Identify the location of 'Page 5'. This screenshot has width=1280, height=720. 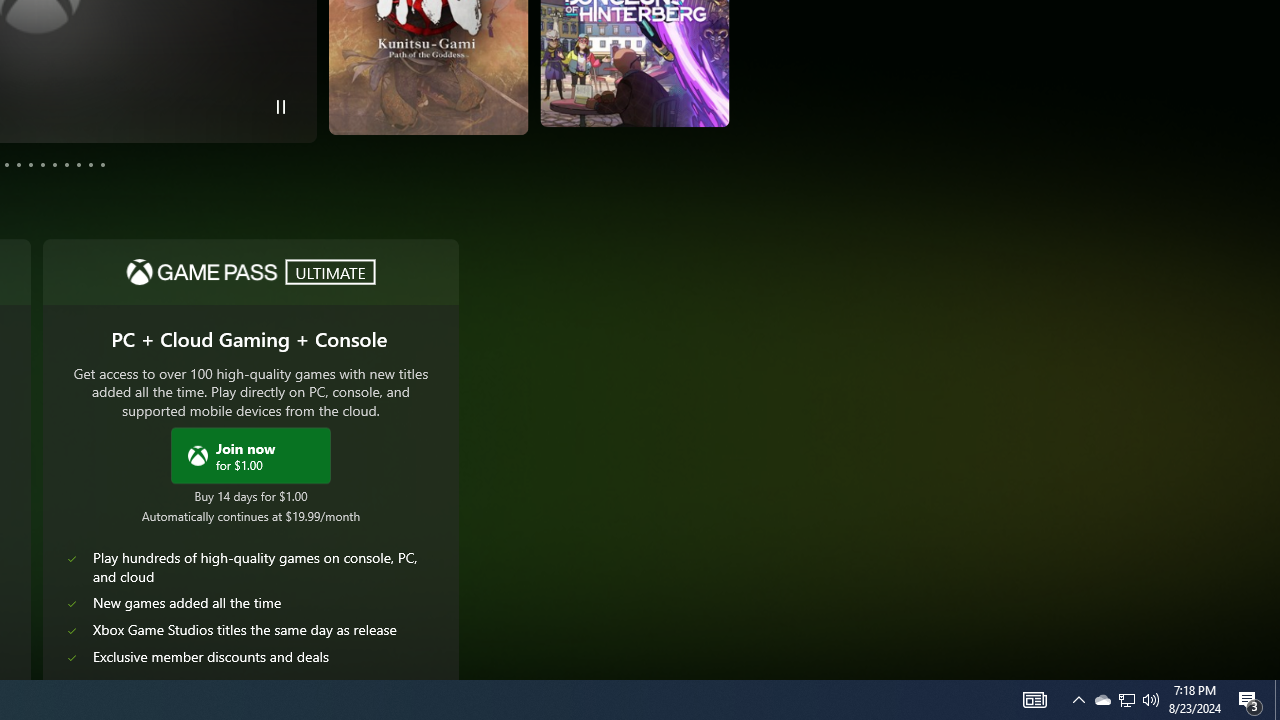
(19, 163).